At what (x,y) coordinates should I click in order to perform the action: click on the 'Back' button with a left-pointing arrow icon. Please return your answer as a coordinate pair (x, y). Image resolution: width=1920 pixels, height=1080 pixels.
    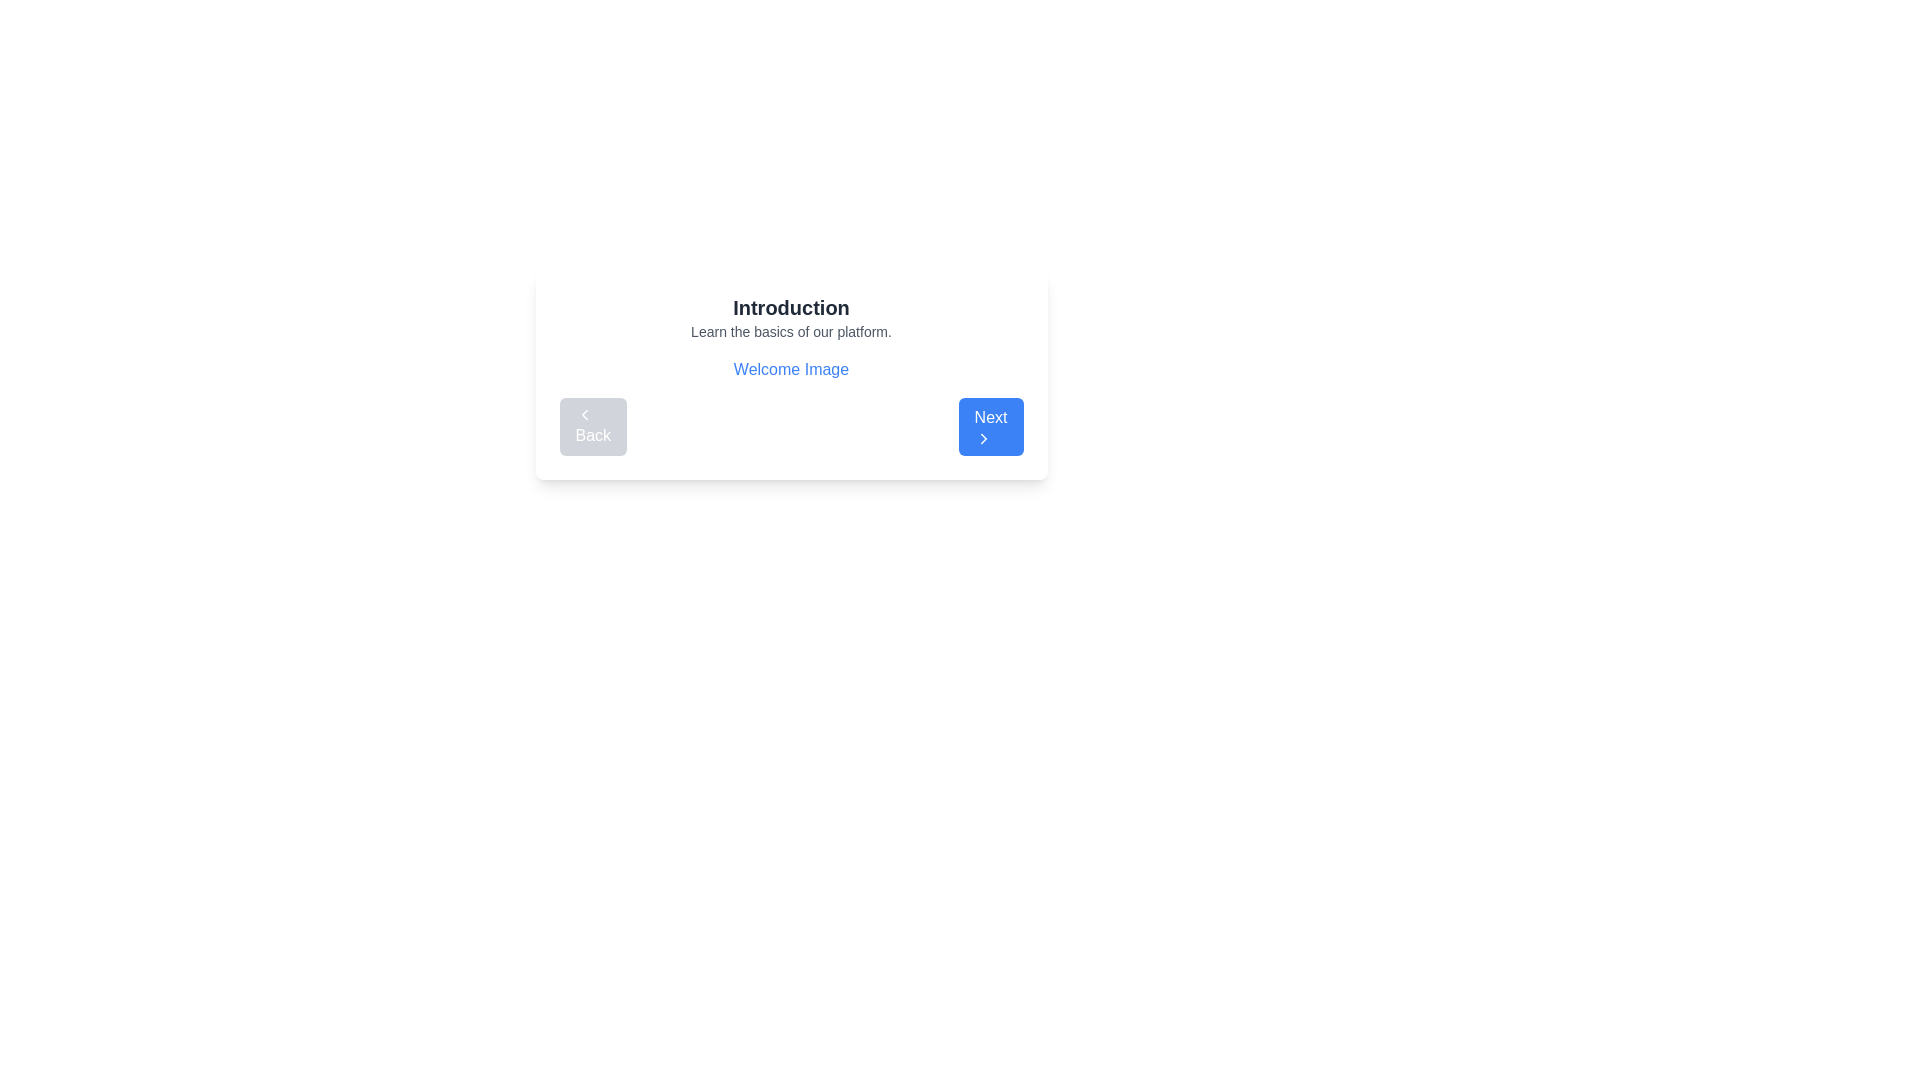
    Looking at the image, I should click on (592, 426).